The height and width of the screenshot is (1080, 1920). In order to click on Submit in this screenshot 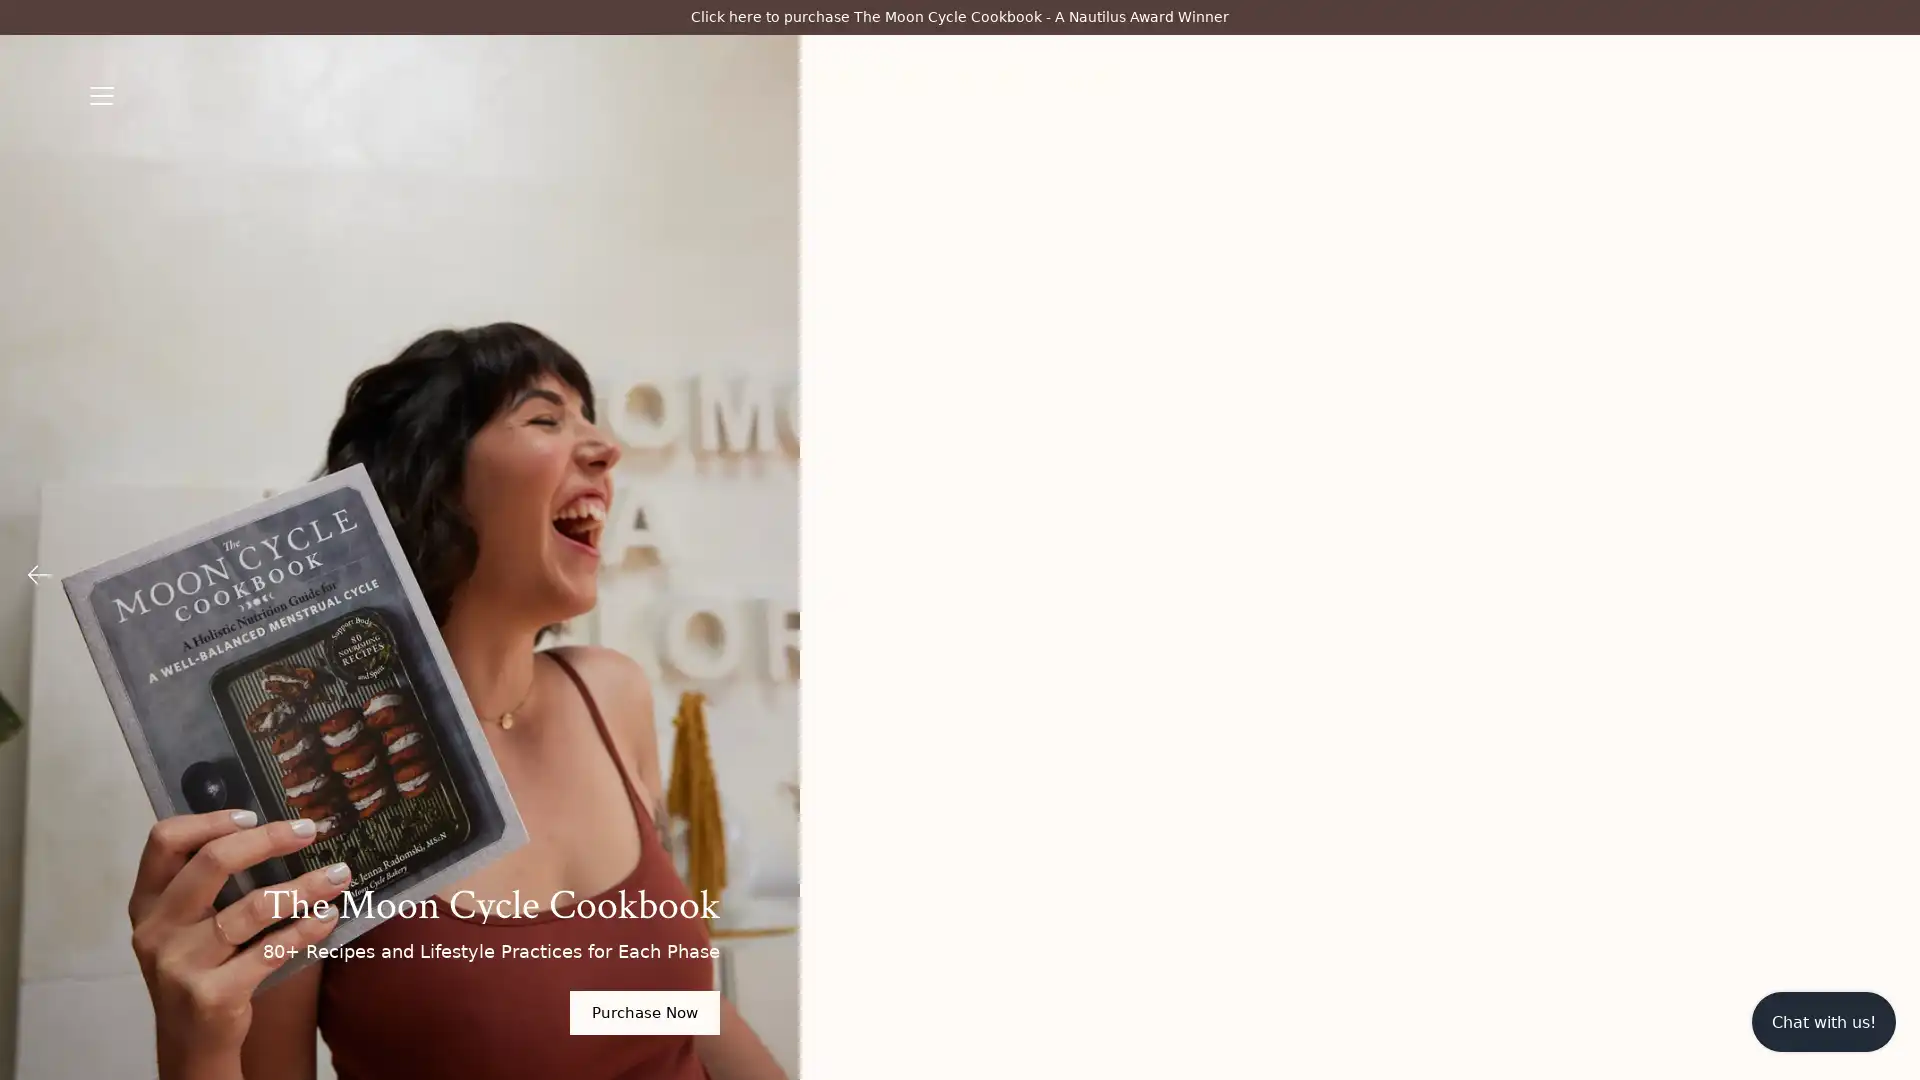, I will do `click(1846, 1007)`.